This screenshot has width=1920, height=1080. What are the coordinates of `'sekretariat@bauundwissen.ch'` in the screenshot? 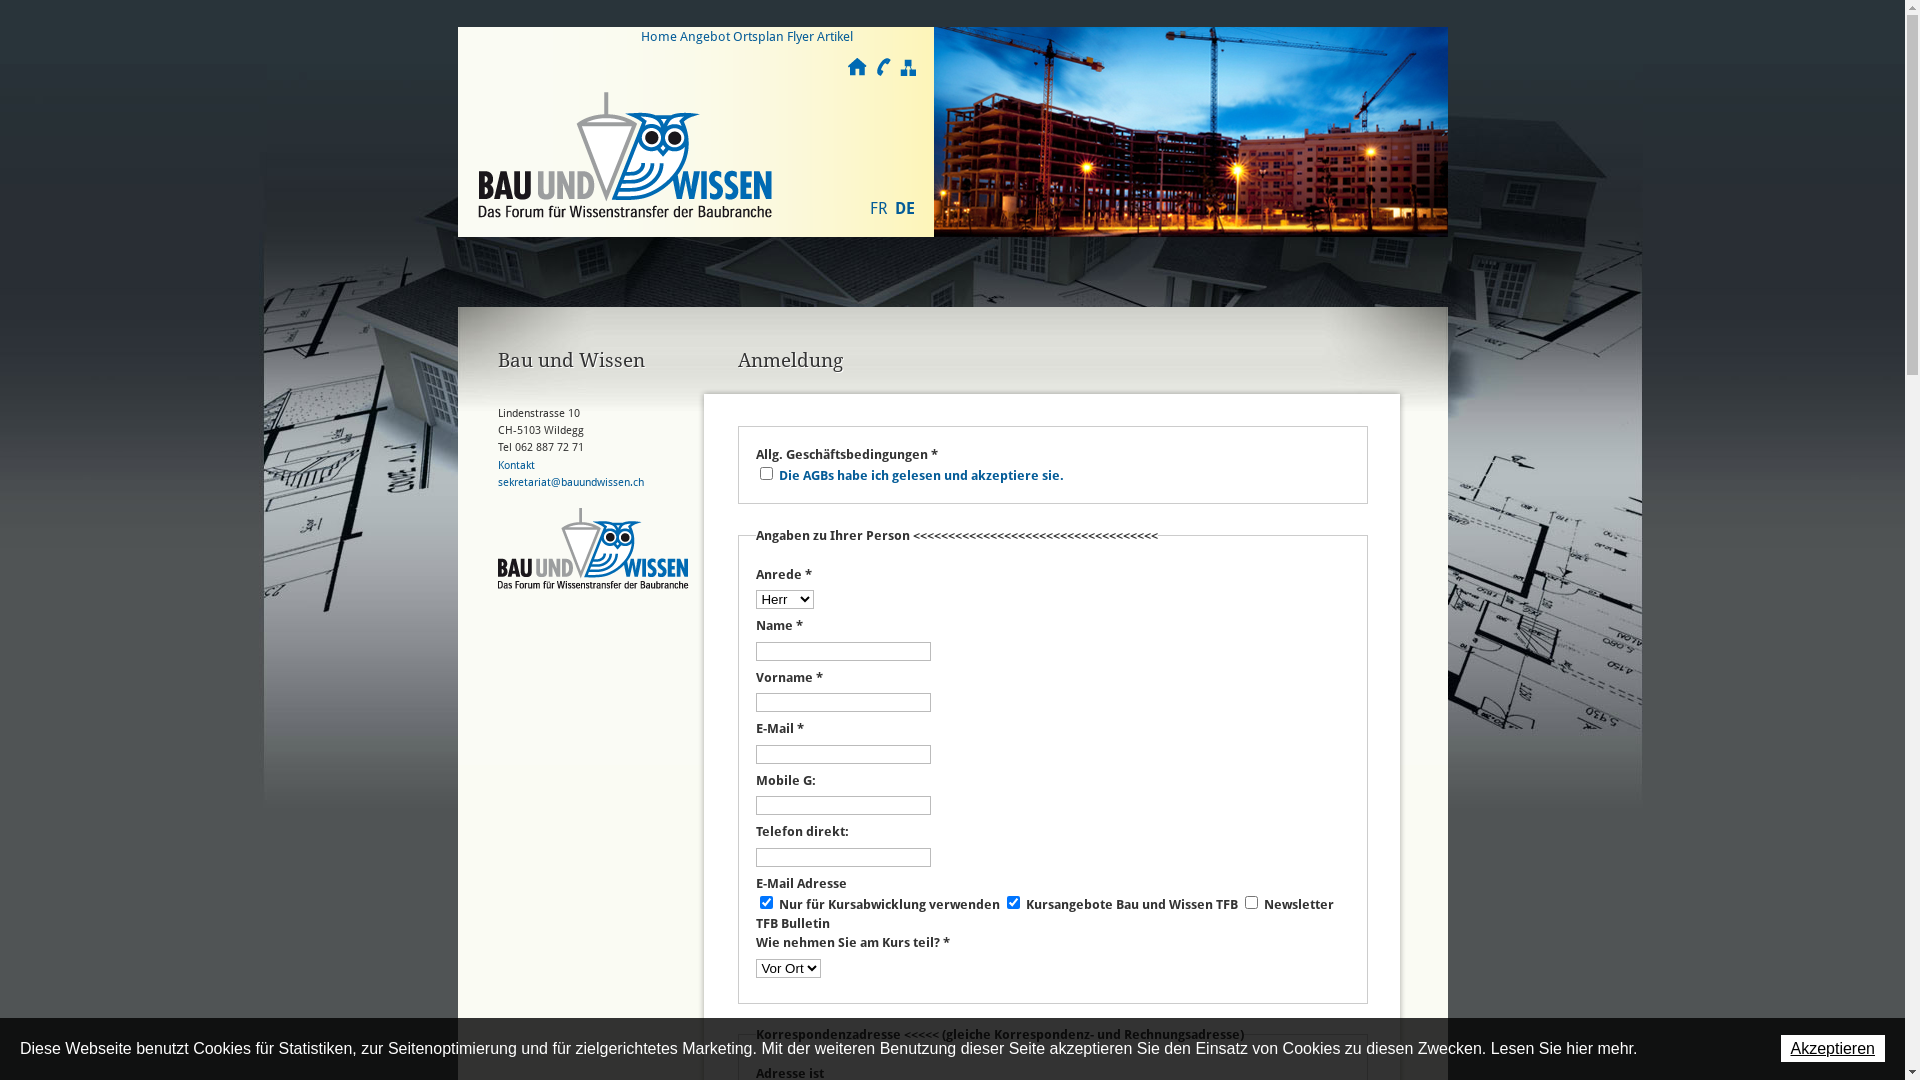 It's located at (570, 482).